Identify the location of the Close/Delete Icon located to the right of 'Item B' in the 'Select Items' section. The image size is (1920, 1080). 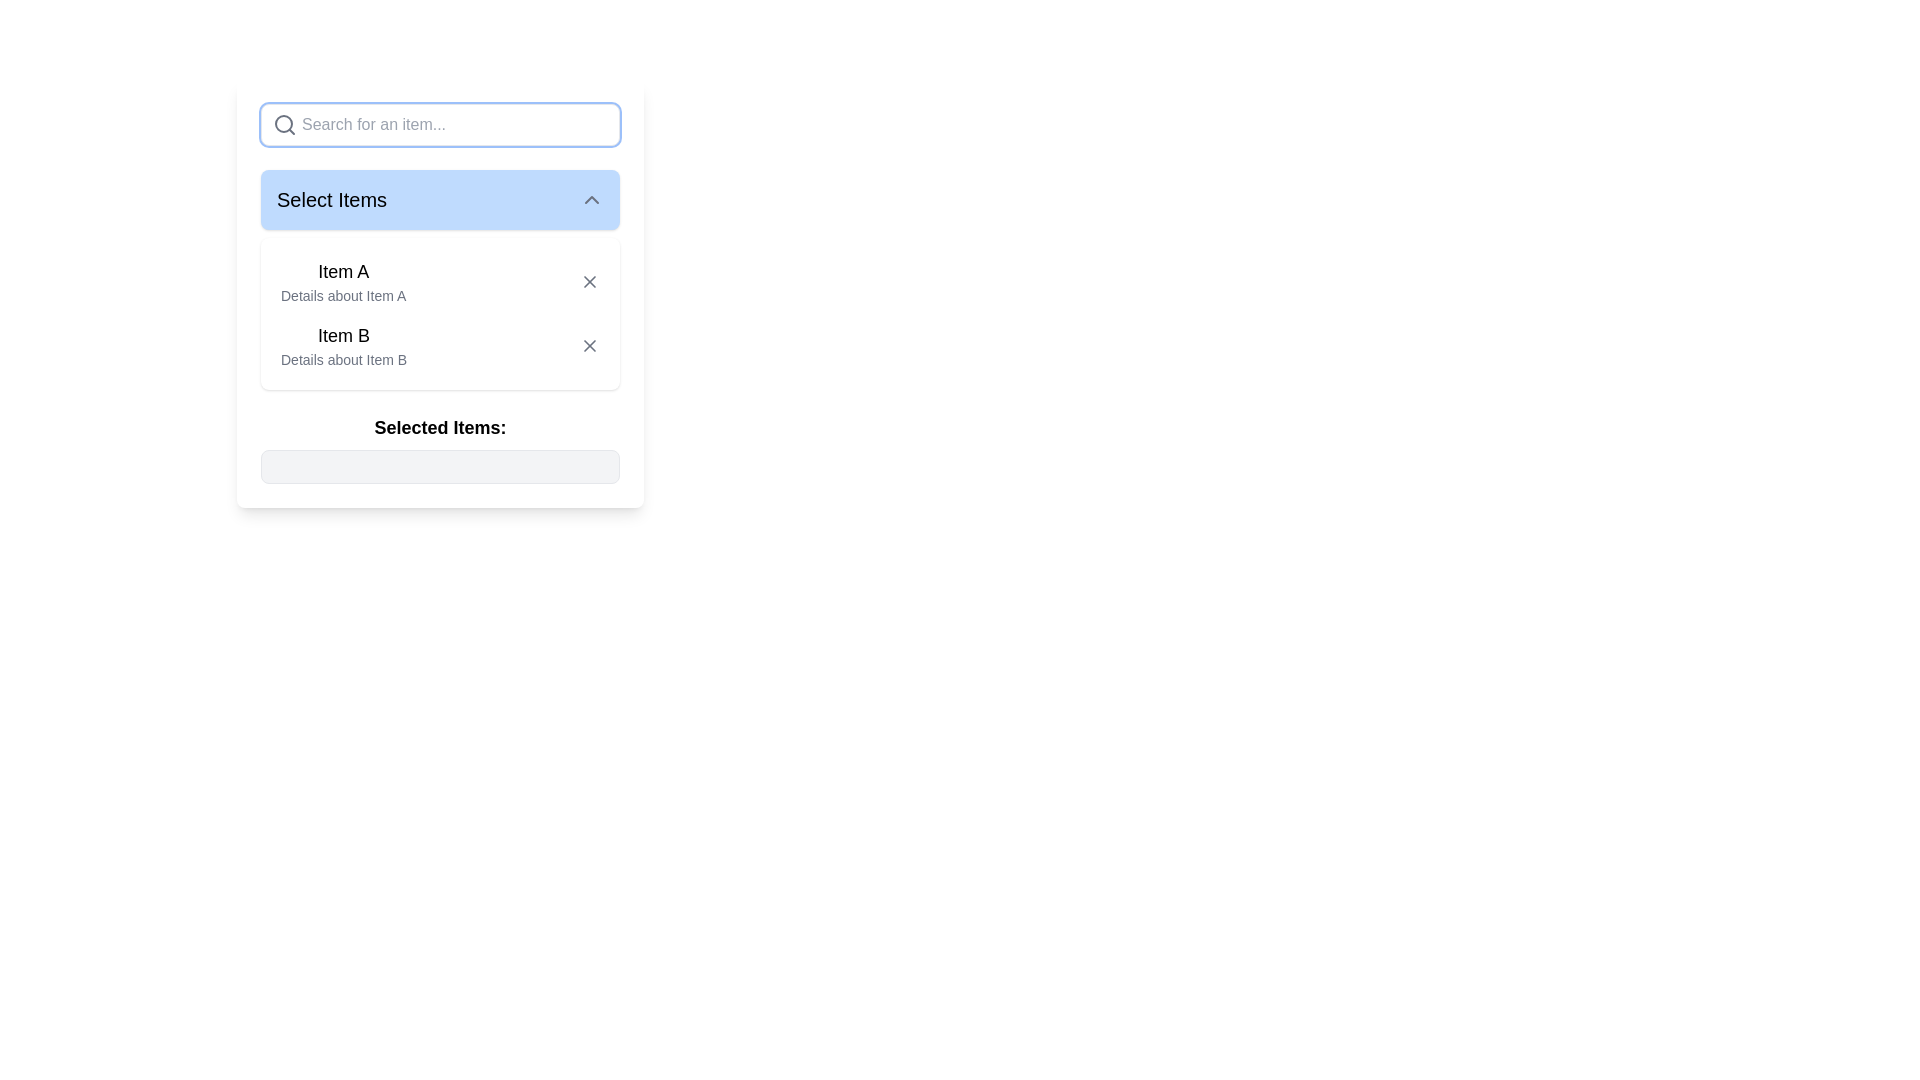
(589, 345).